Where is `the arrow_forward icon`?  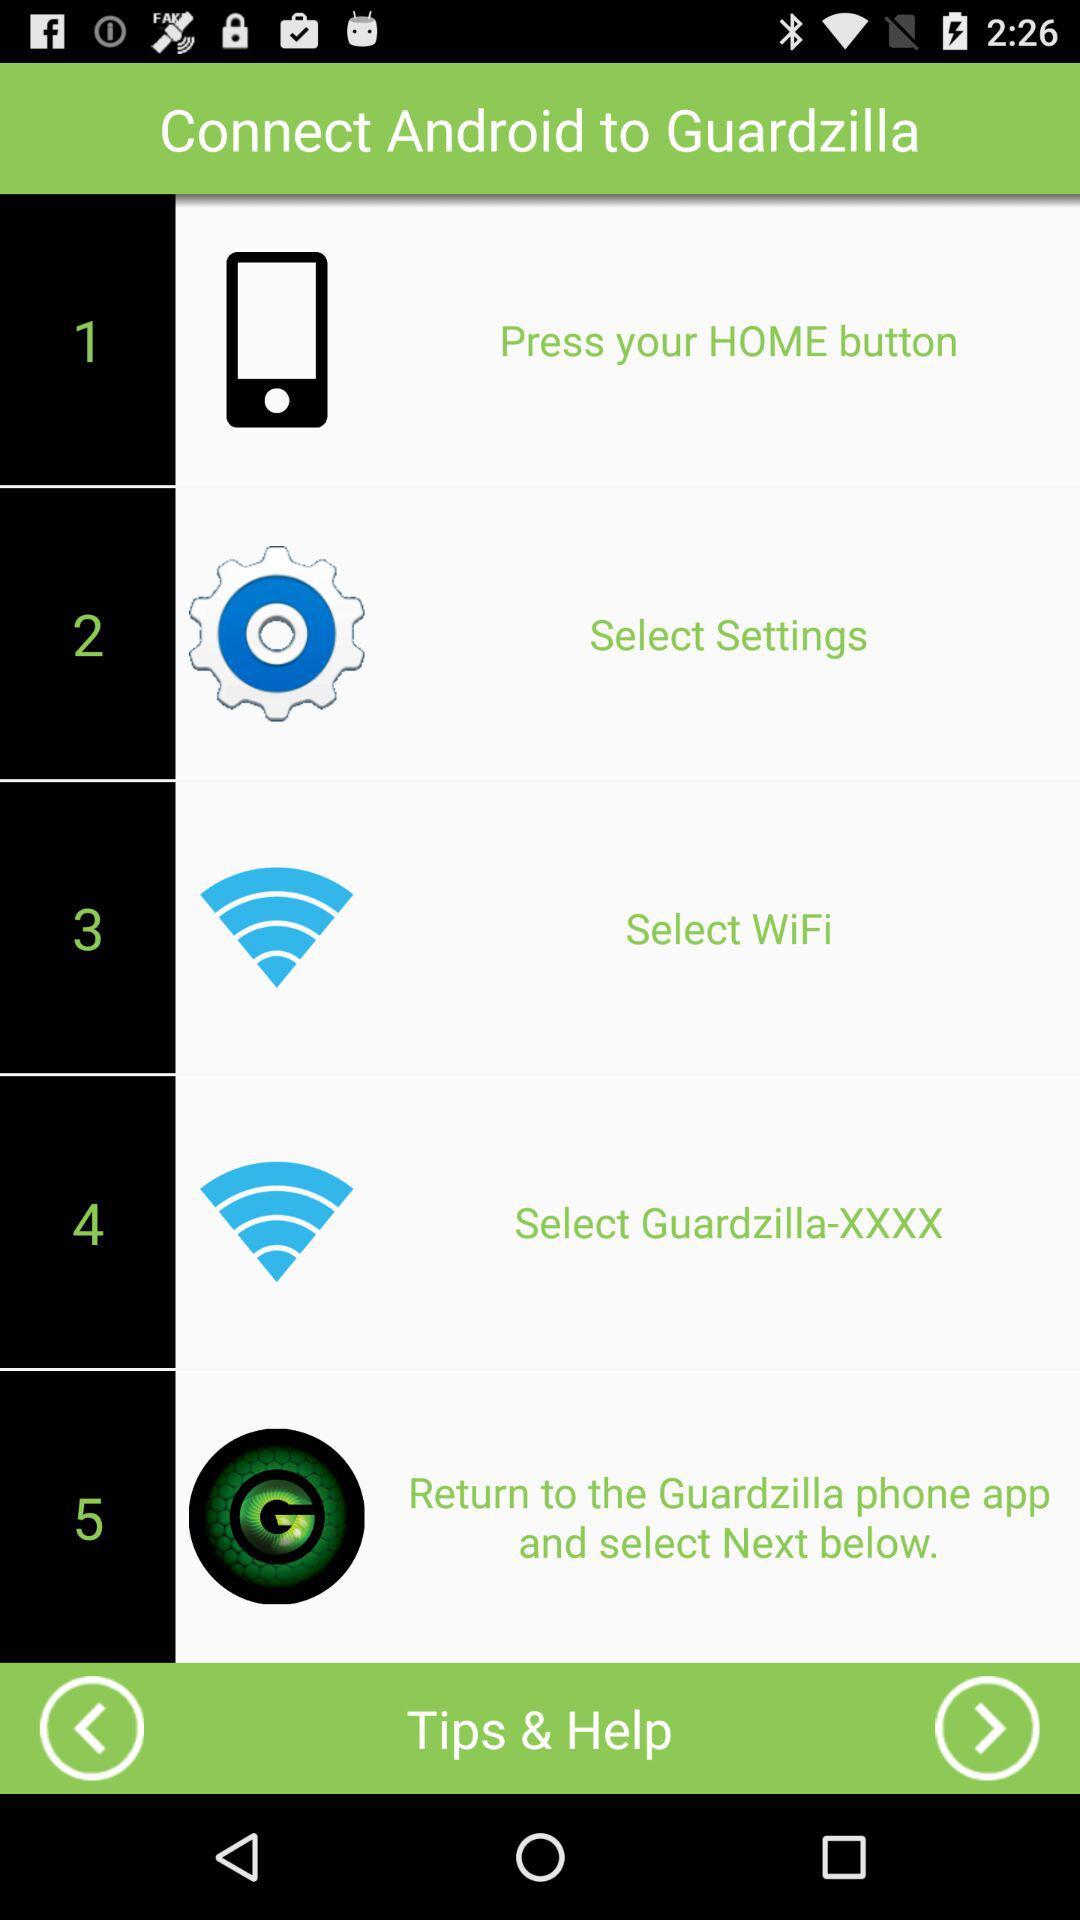 the arrow_forward icon is located at coordinates (986, 1848).